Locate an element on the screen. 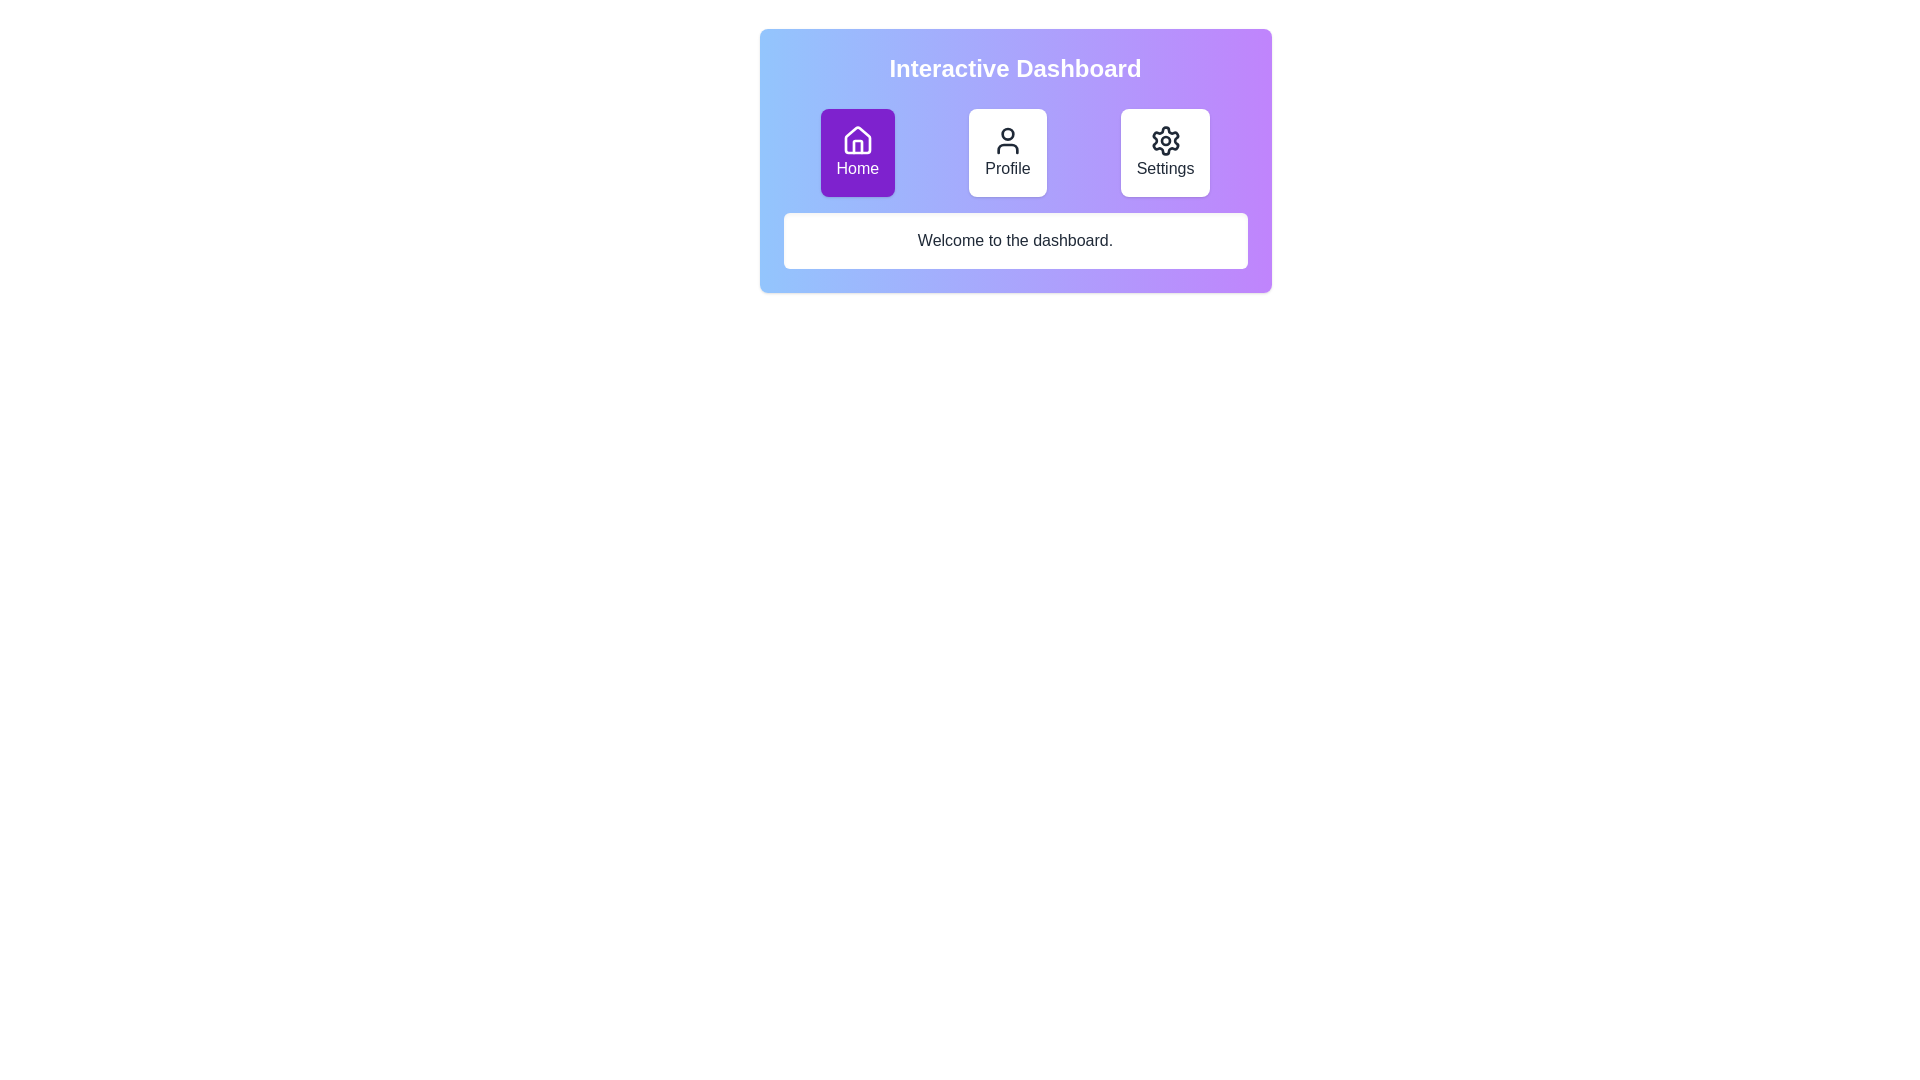 This screenshot has height=1080, width=1920. the Settings button to observe its hover effect is located at coordinates (1165, 152).